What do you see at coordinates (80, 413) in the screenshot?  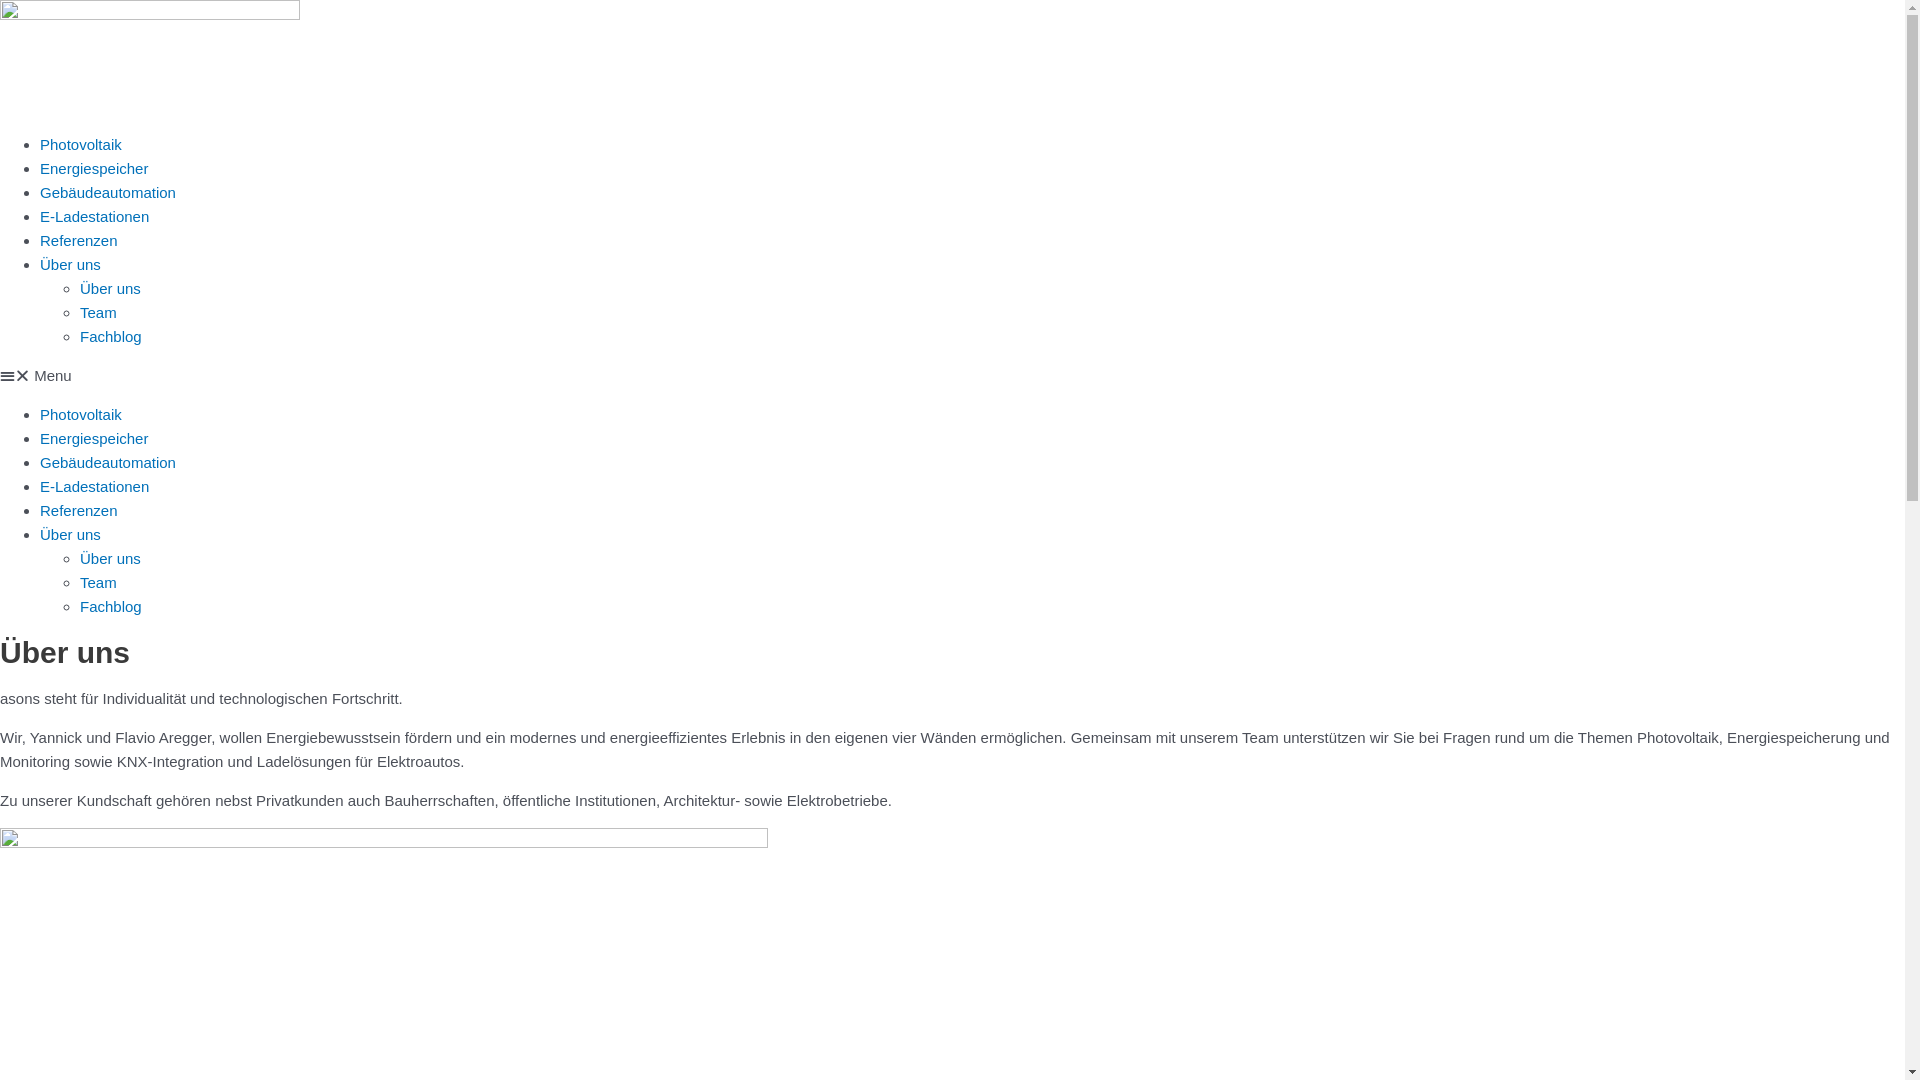 I see `'Photovoltaik'` at bounding box center [80, 413].